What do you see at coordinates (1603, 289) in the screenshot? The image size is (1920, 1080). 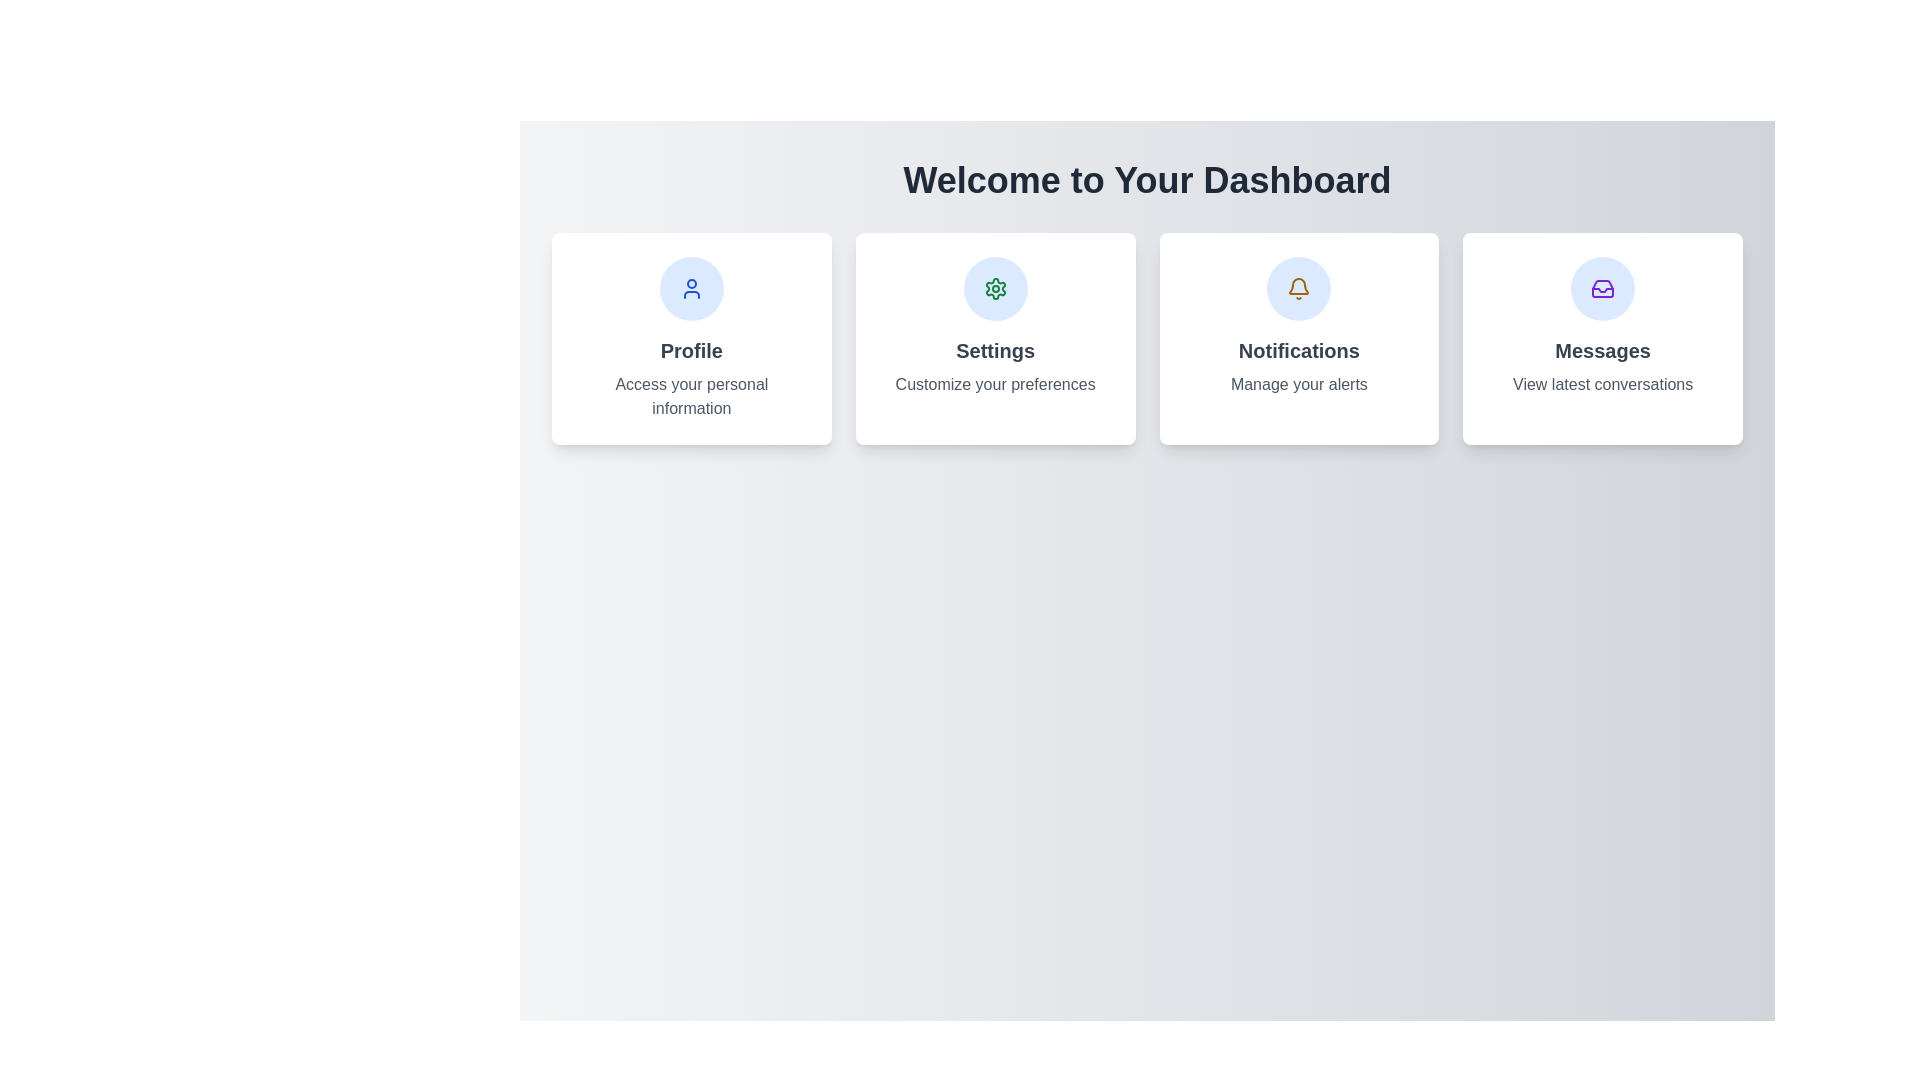 I see `the Messages icon` at bounding box center [1603, 289].